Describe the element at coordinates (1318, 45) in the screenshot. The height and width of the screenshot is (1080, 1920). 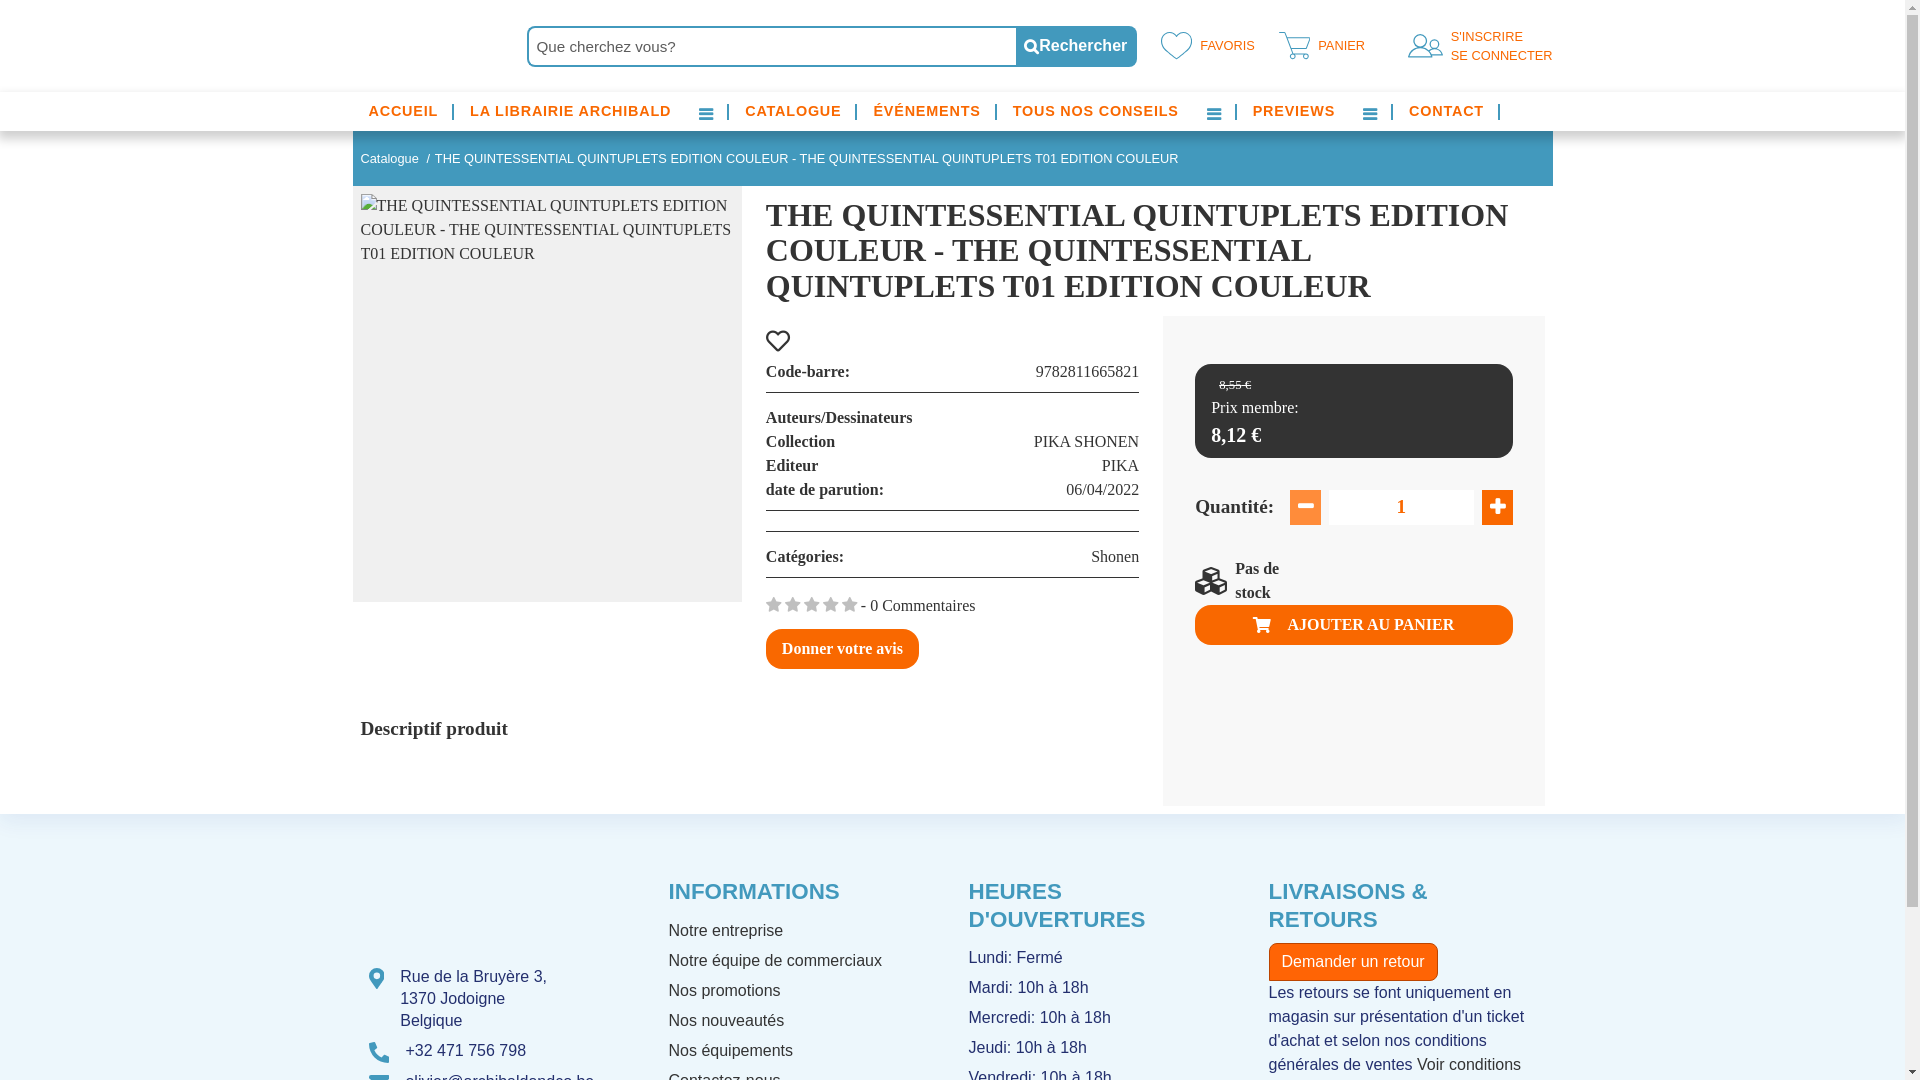
I see `'PANIER'` at that location.